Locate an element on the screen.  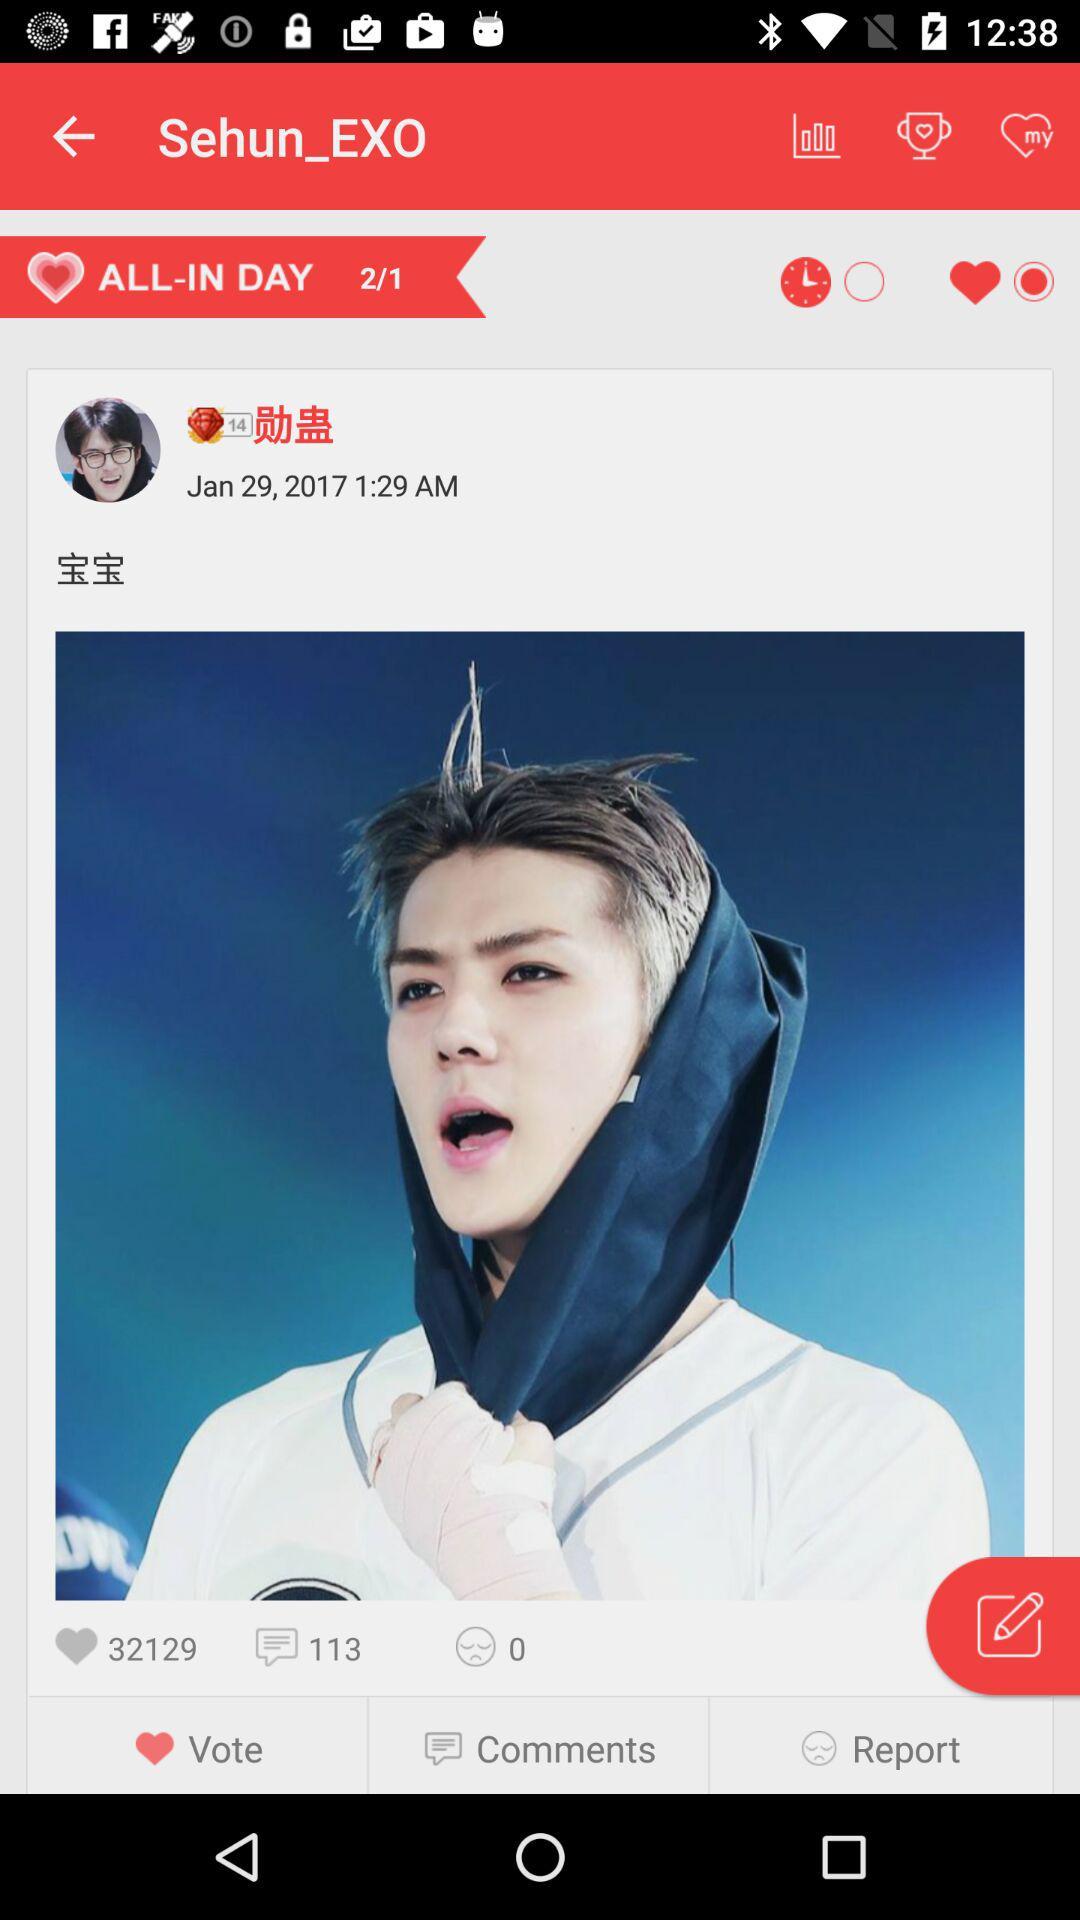
item to the right of sehun_exo icon is located at coordinates (817, 135).